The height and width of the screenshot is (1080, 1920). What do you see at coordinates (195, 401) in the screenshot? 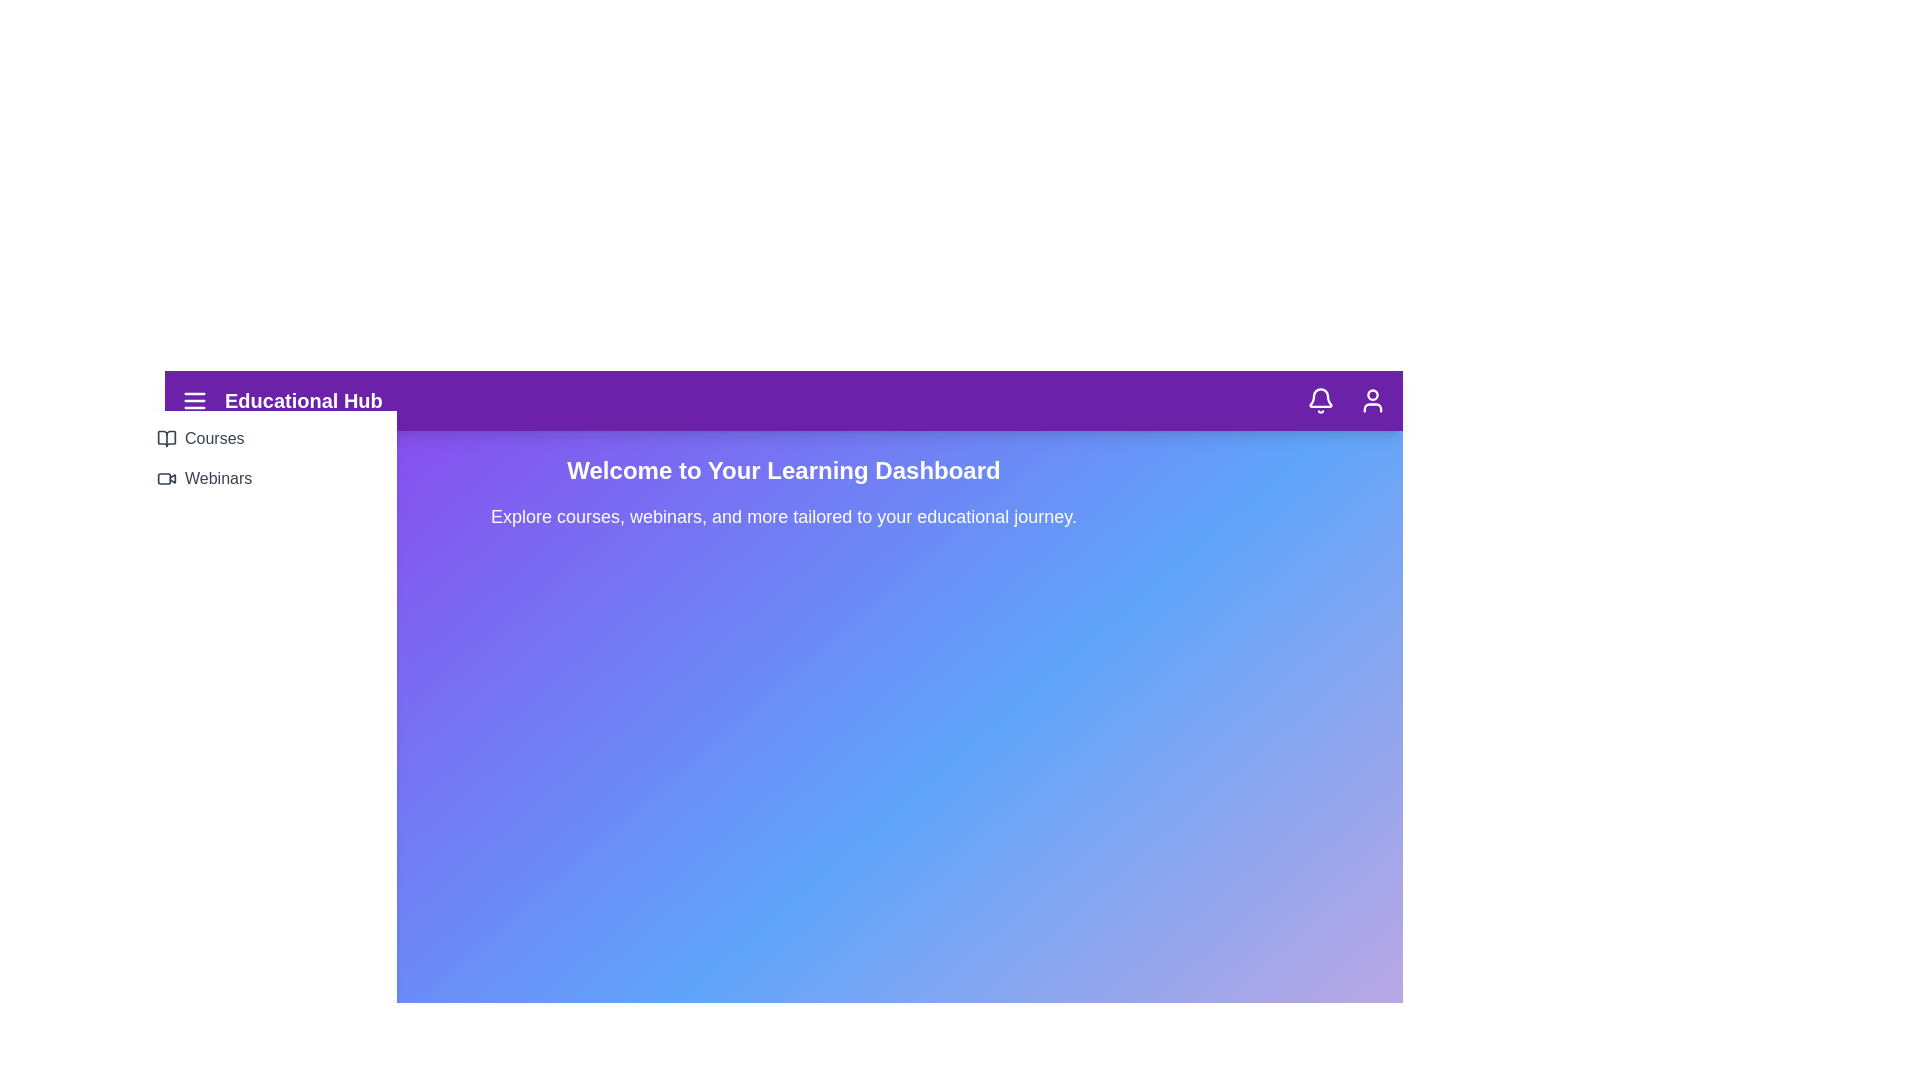
I see `the menu button to toggle the navigation menu visibility` at bounding box center [195, 401].